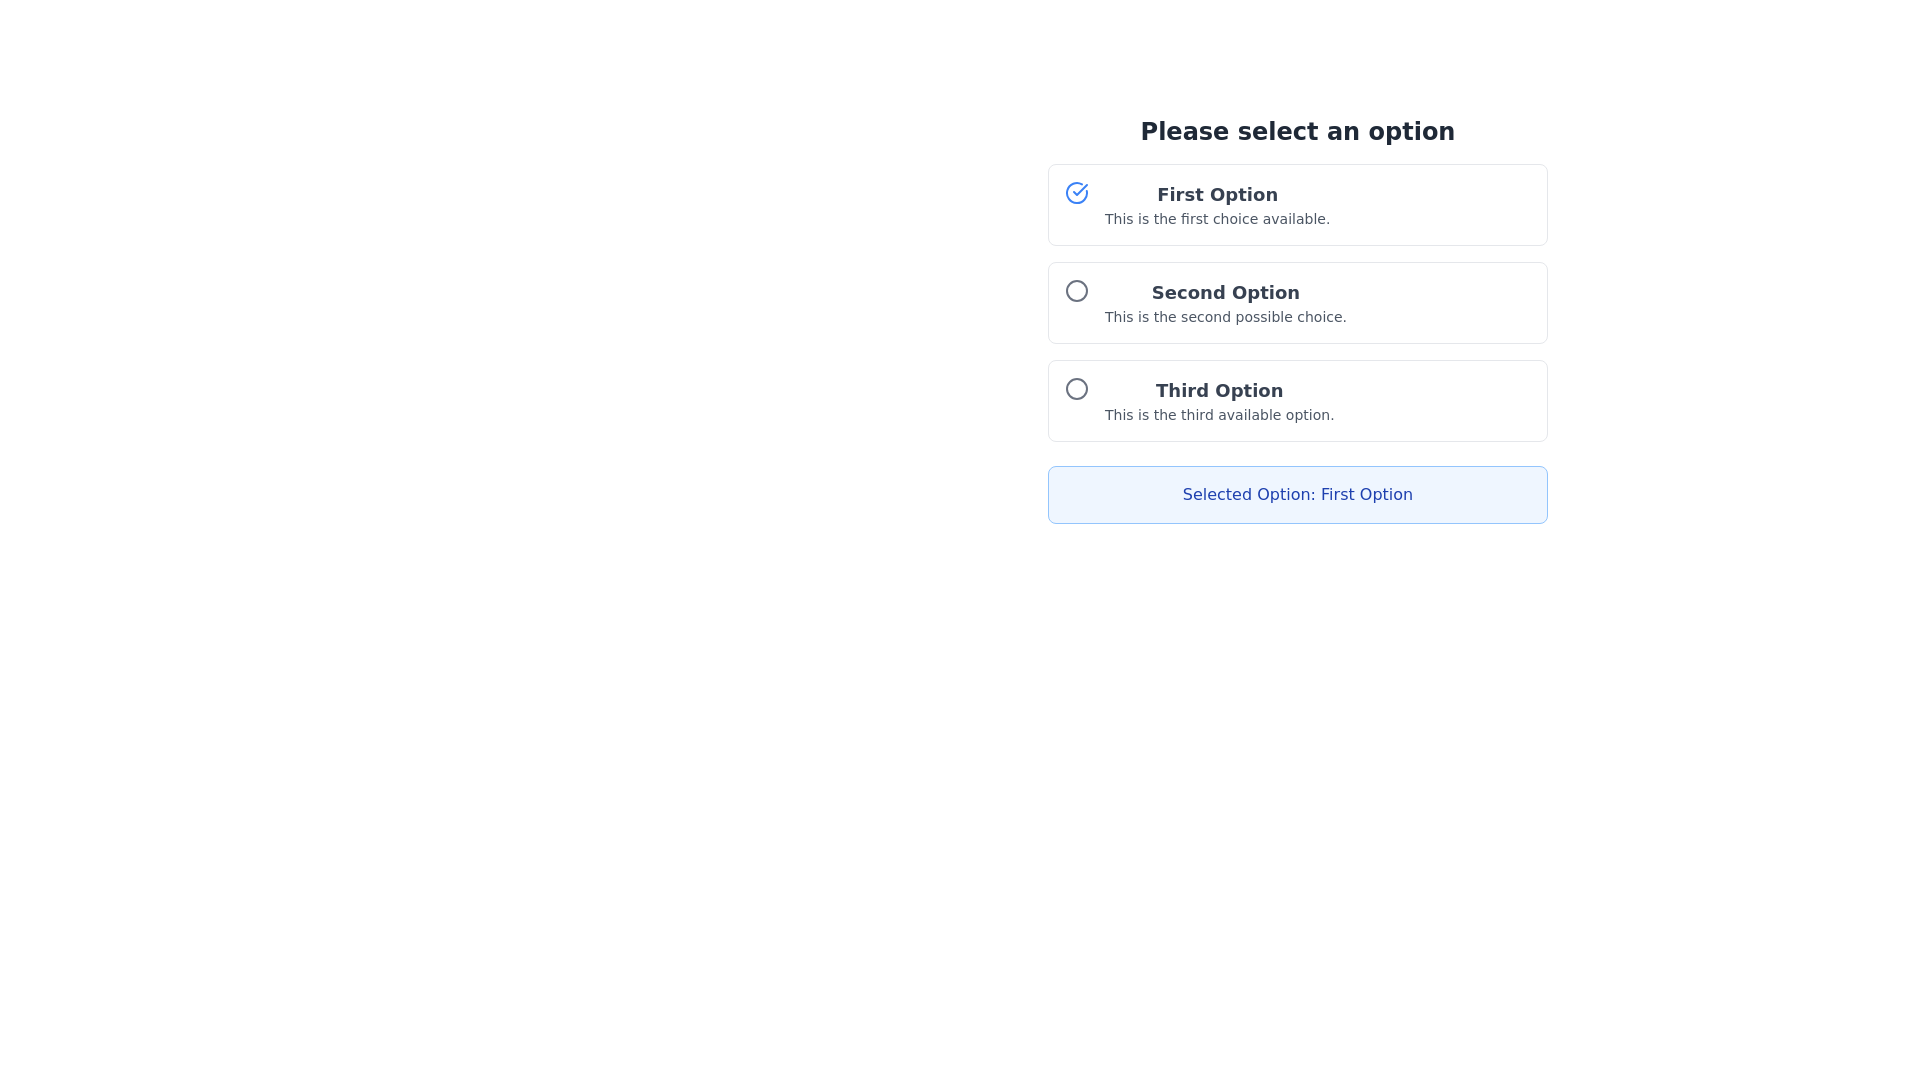 The image size is (1920, 1080). Describe the element at coordinates (1297, 303) in the screenshot. I see `the interactive selection list located centrally below the 'Please select an option' text` at that location.